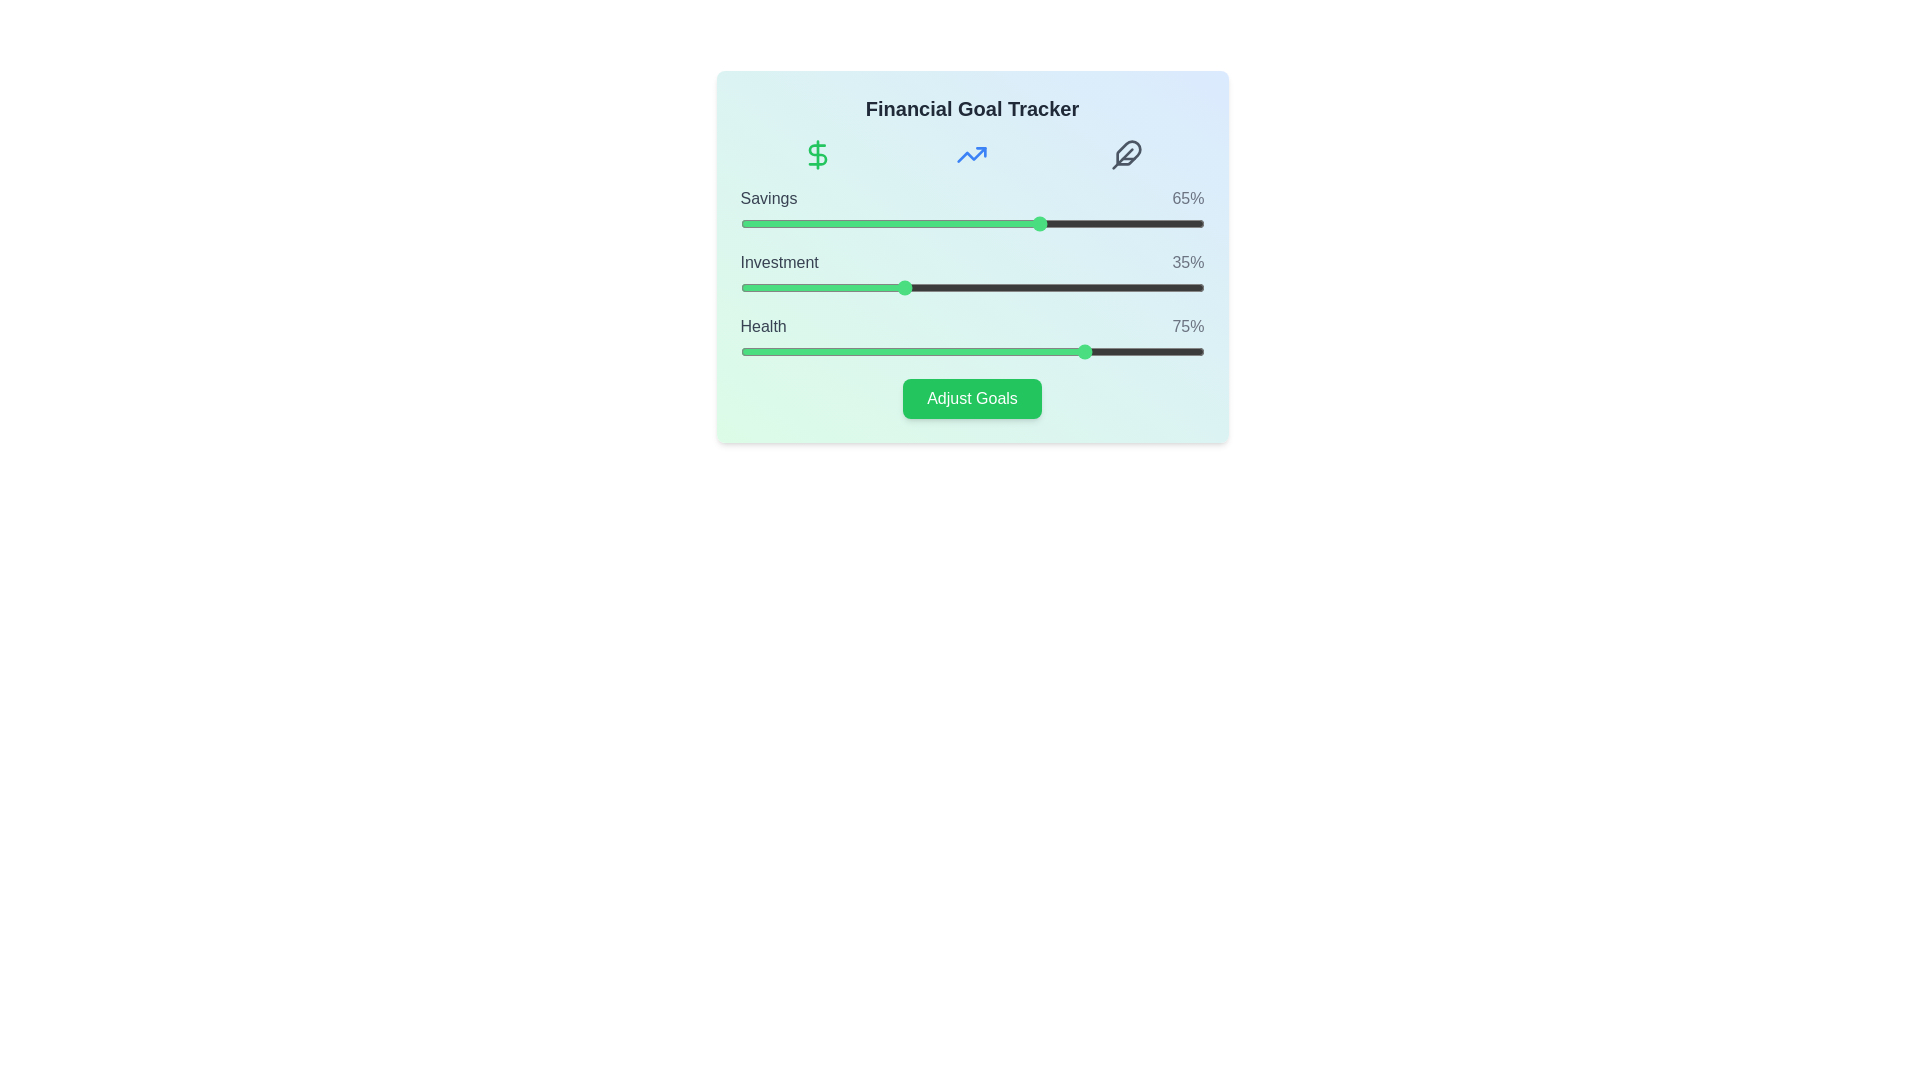 The width and height of the screenshot is (1920, 1080). I want to click on the 'Adjust Goals' button to view the current progress of each financial goal, so click(972, 398).